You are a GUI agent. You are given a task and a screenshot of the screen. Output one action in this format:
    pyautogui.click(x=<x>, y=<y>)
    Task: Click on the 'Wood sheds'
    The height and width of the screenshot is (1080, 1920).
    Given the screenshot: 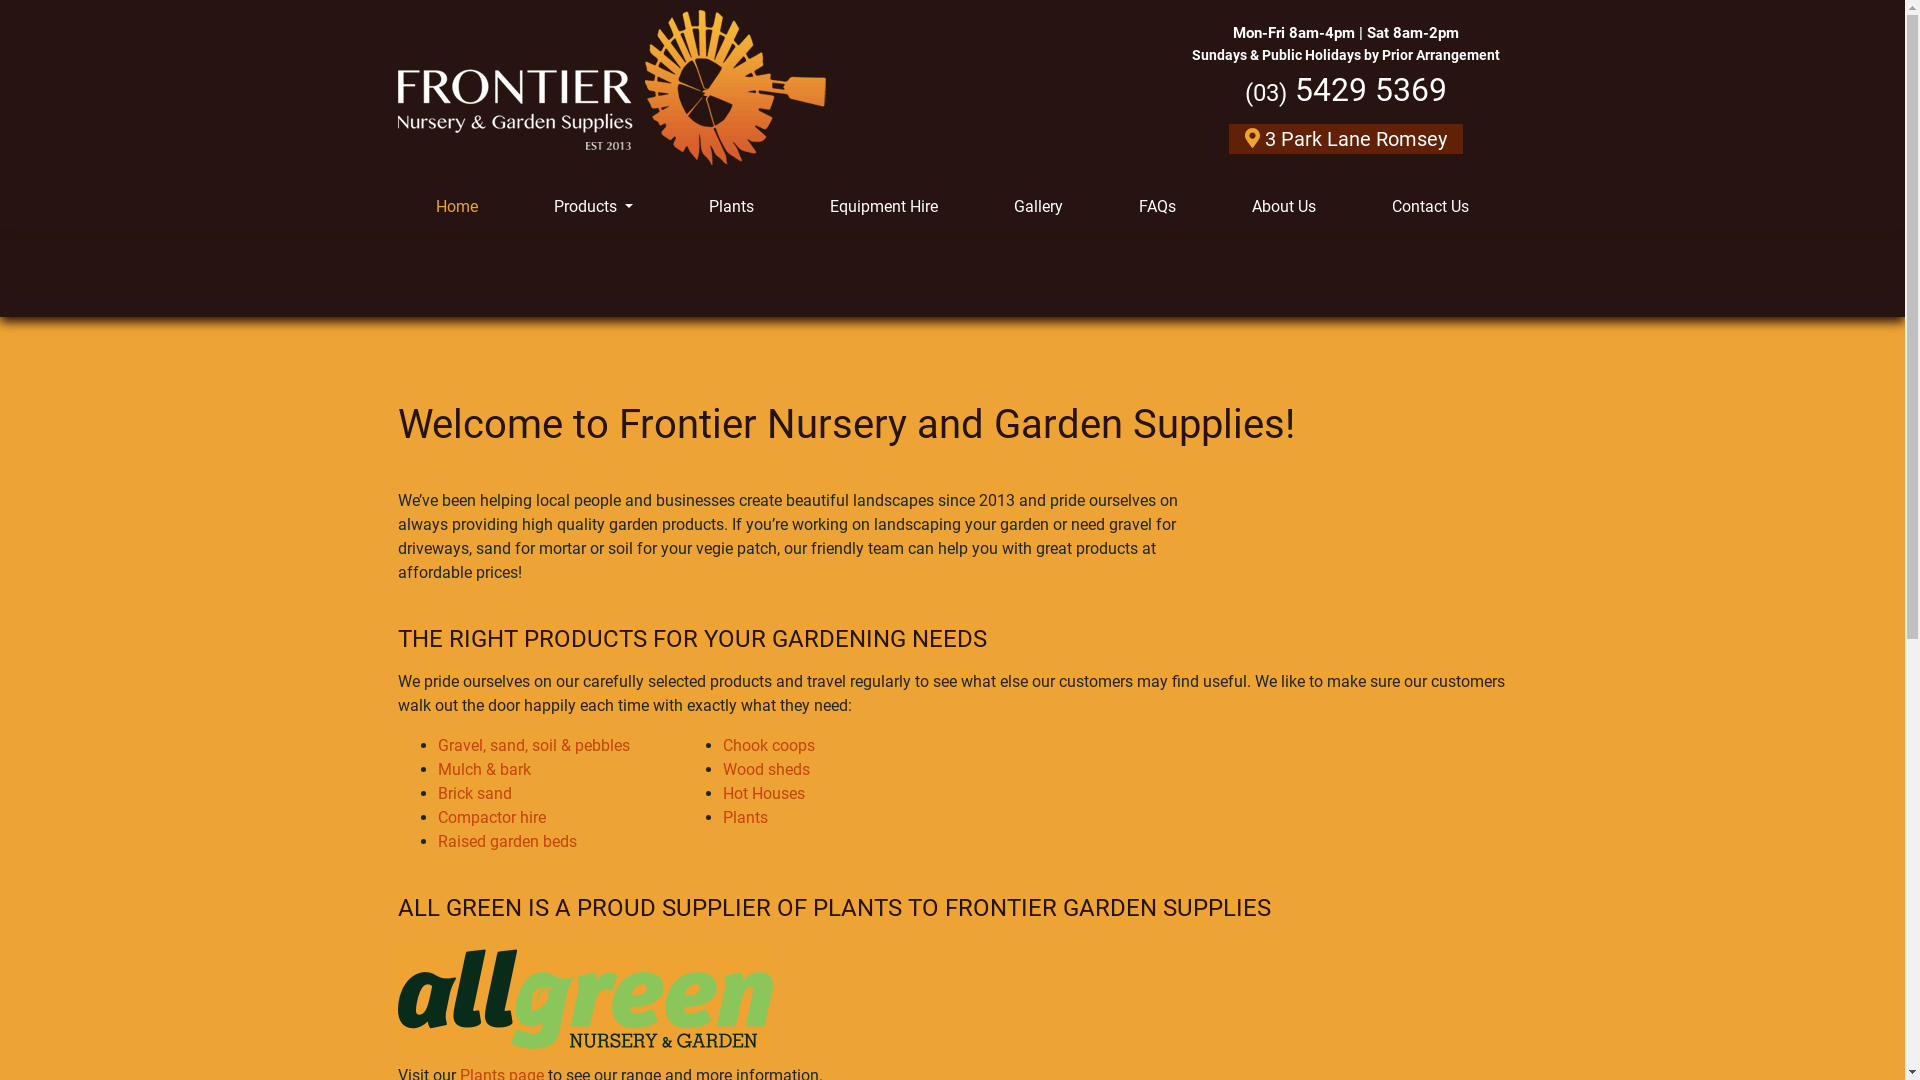 What is the action you would take?
    pyautogui.click(x=720, y=768)
    